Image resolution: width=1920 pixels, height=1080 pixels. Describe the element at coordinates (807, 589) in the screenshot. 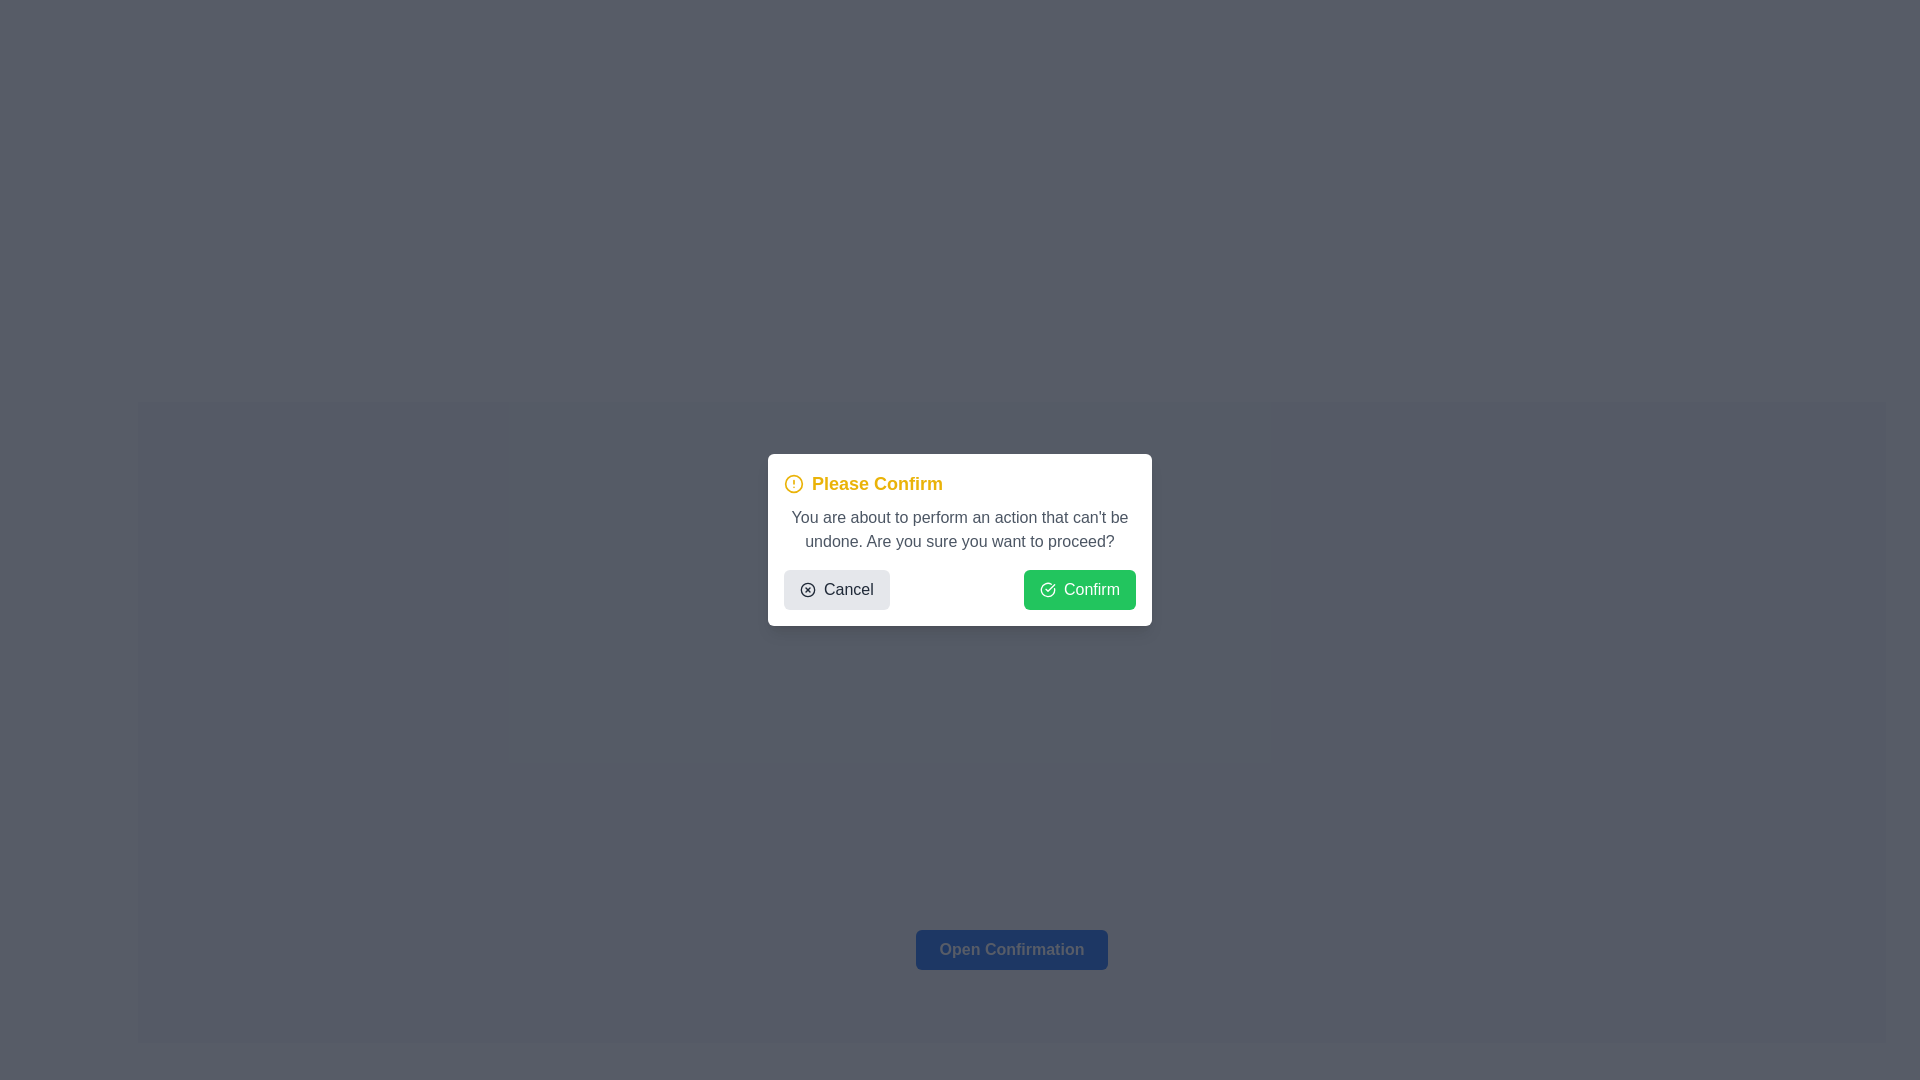

I see `the 'Cancel' icon located to the left of the 'Cancel' button within the confirmation dialog box at the bottom of the message` at that location.